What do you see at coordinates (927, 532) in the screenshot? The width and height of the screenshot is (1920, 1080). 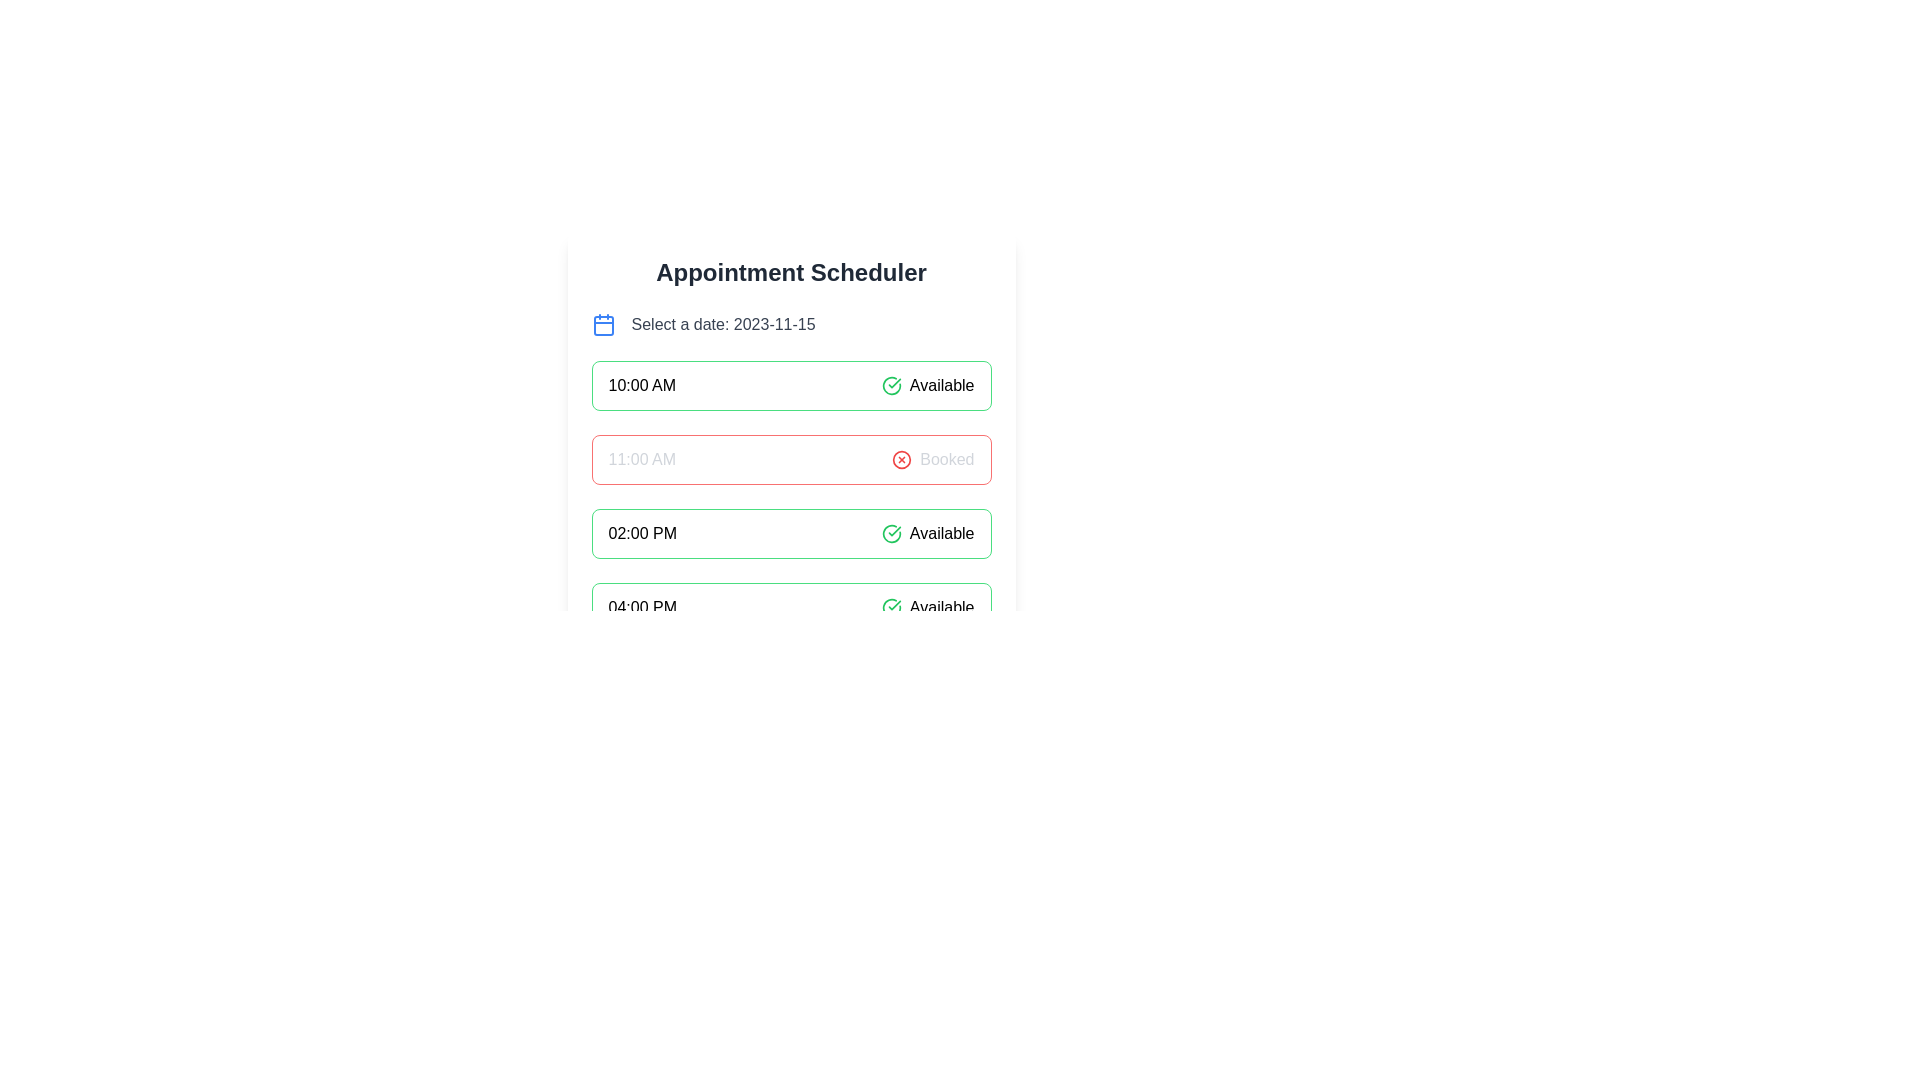 I see `the Status indicator label displaying a green check icon and the text 'Available'` at bounding box center [927, 532].